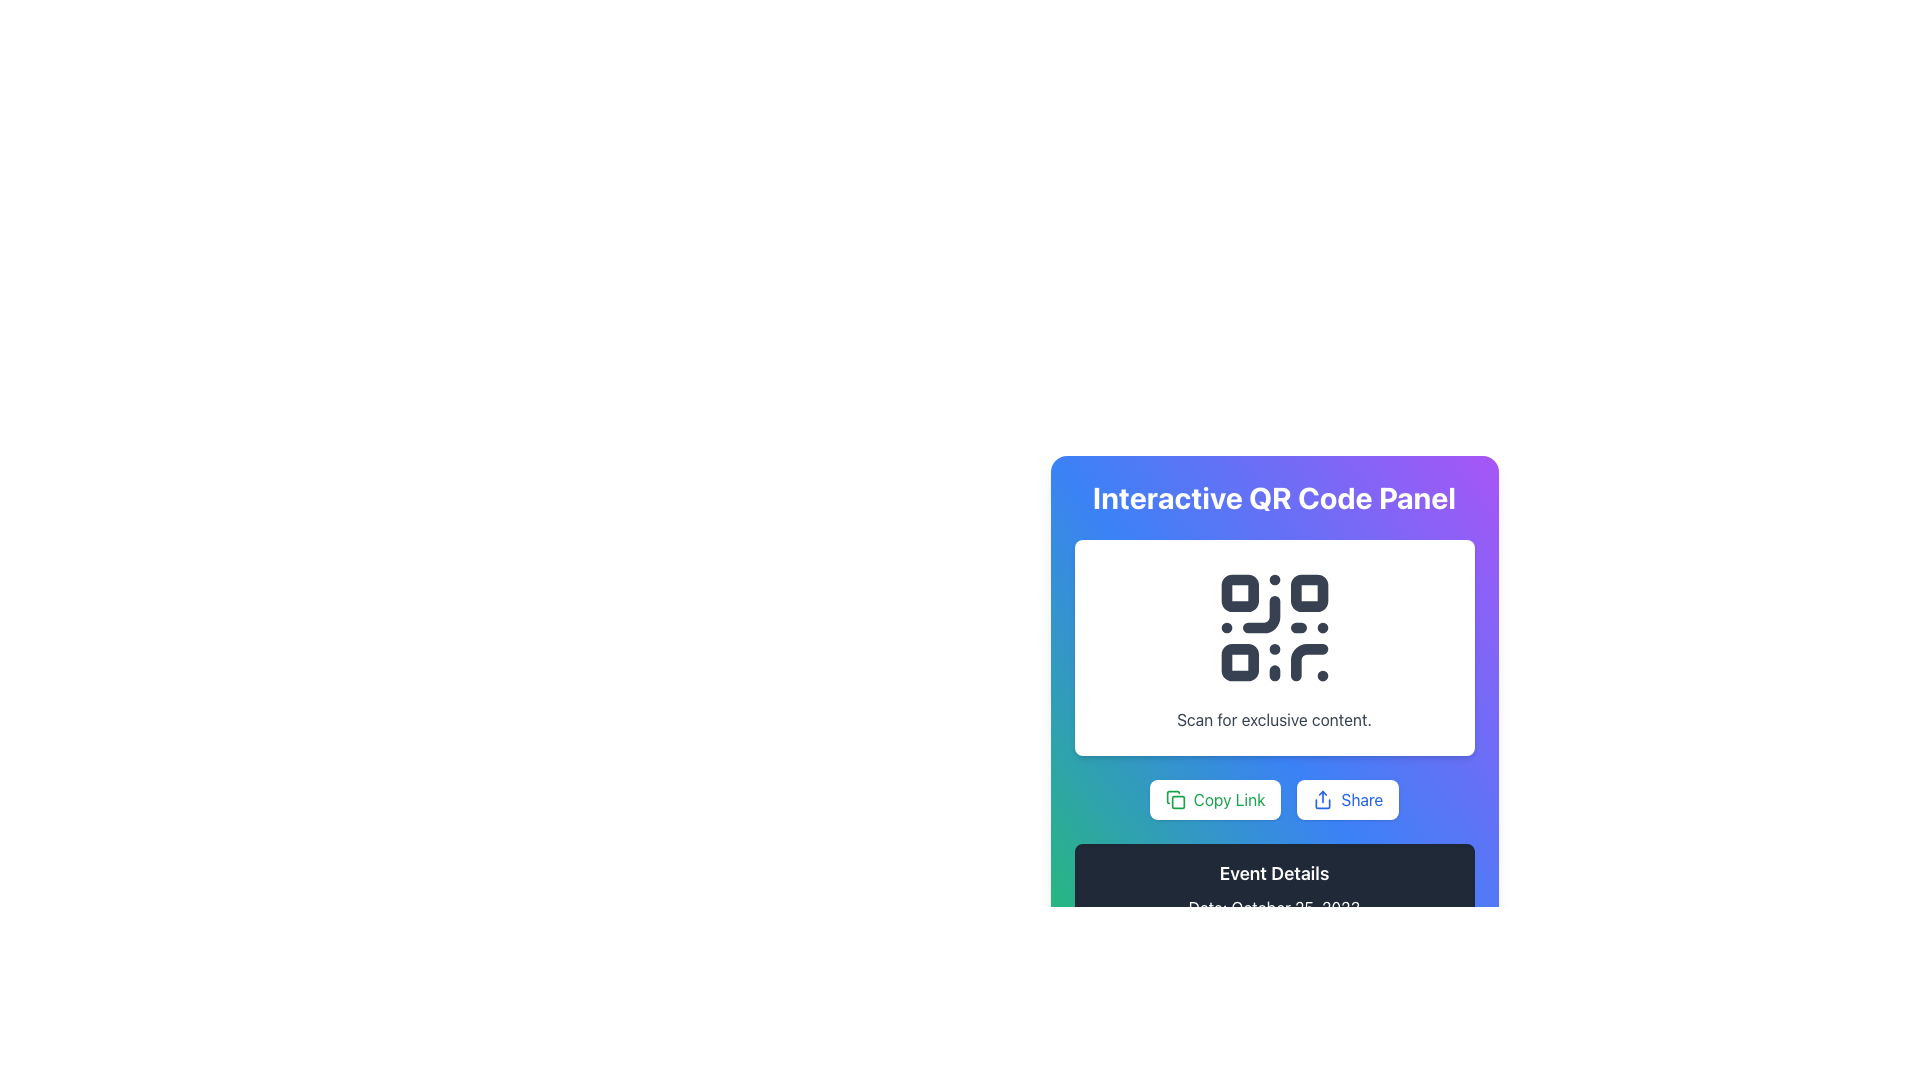 The height and width of the screenshot is (1080, 1920). I want to click on the bottom-left square component of the QR code displayed in the middle of the card interface, so click(1238, 662).